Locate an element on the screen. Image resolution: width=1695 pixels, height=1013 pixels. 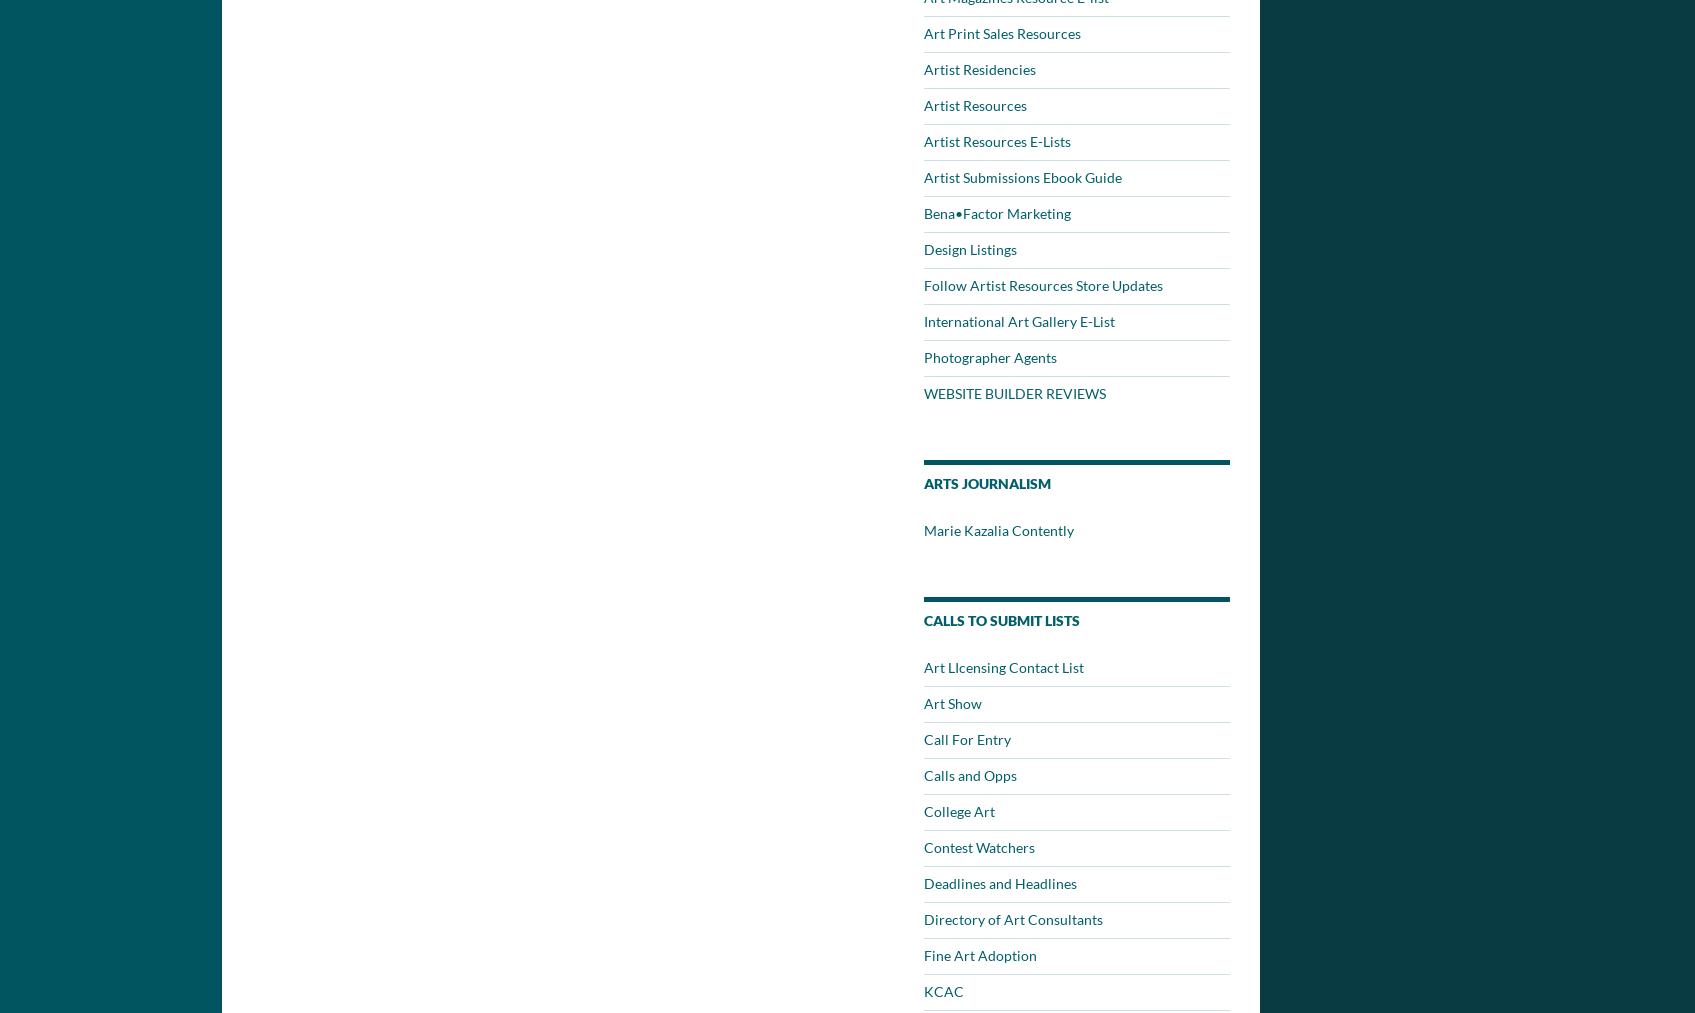
'Marie Kazalia Contently' is located at coordinates (998, 530).